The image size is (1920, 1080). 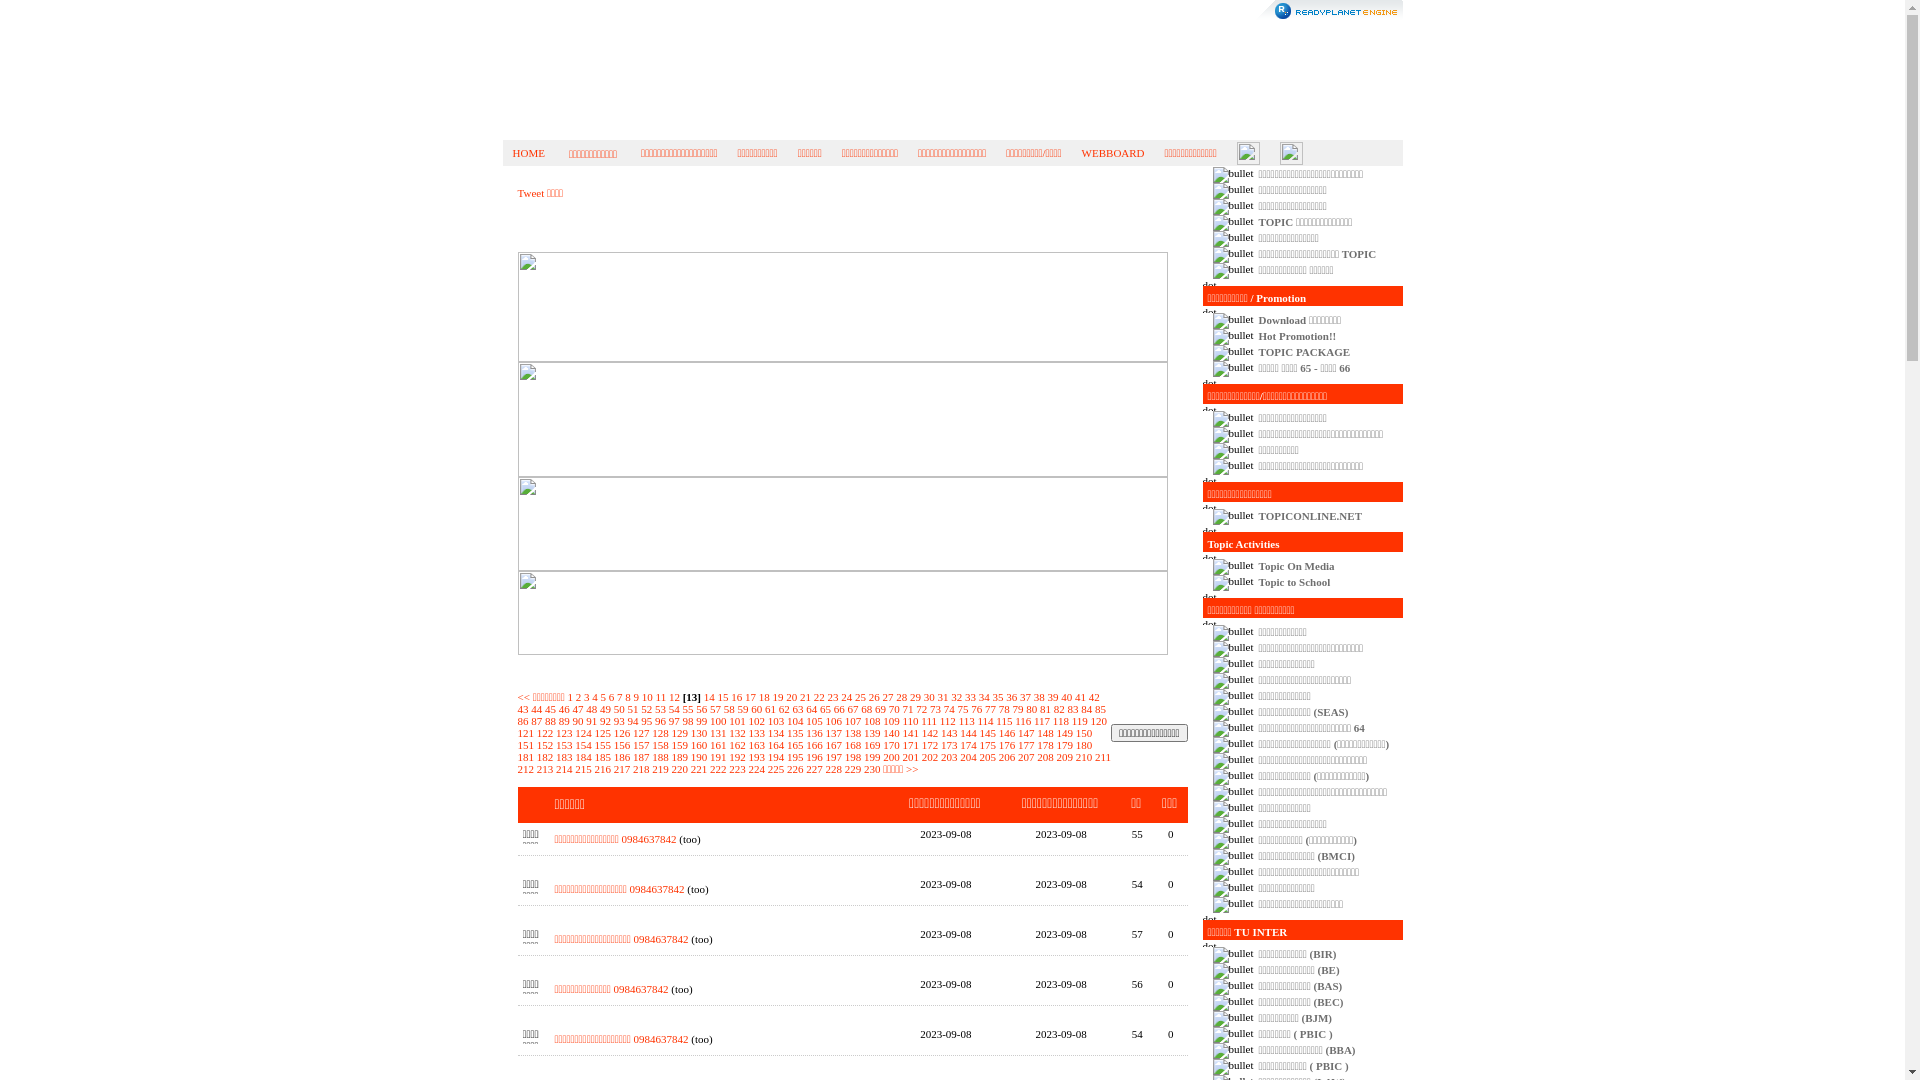 I want to click on '107', so click(x=853, y=721).